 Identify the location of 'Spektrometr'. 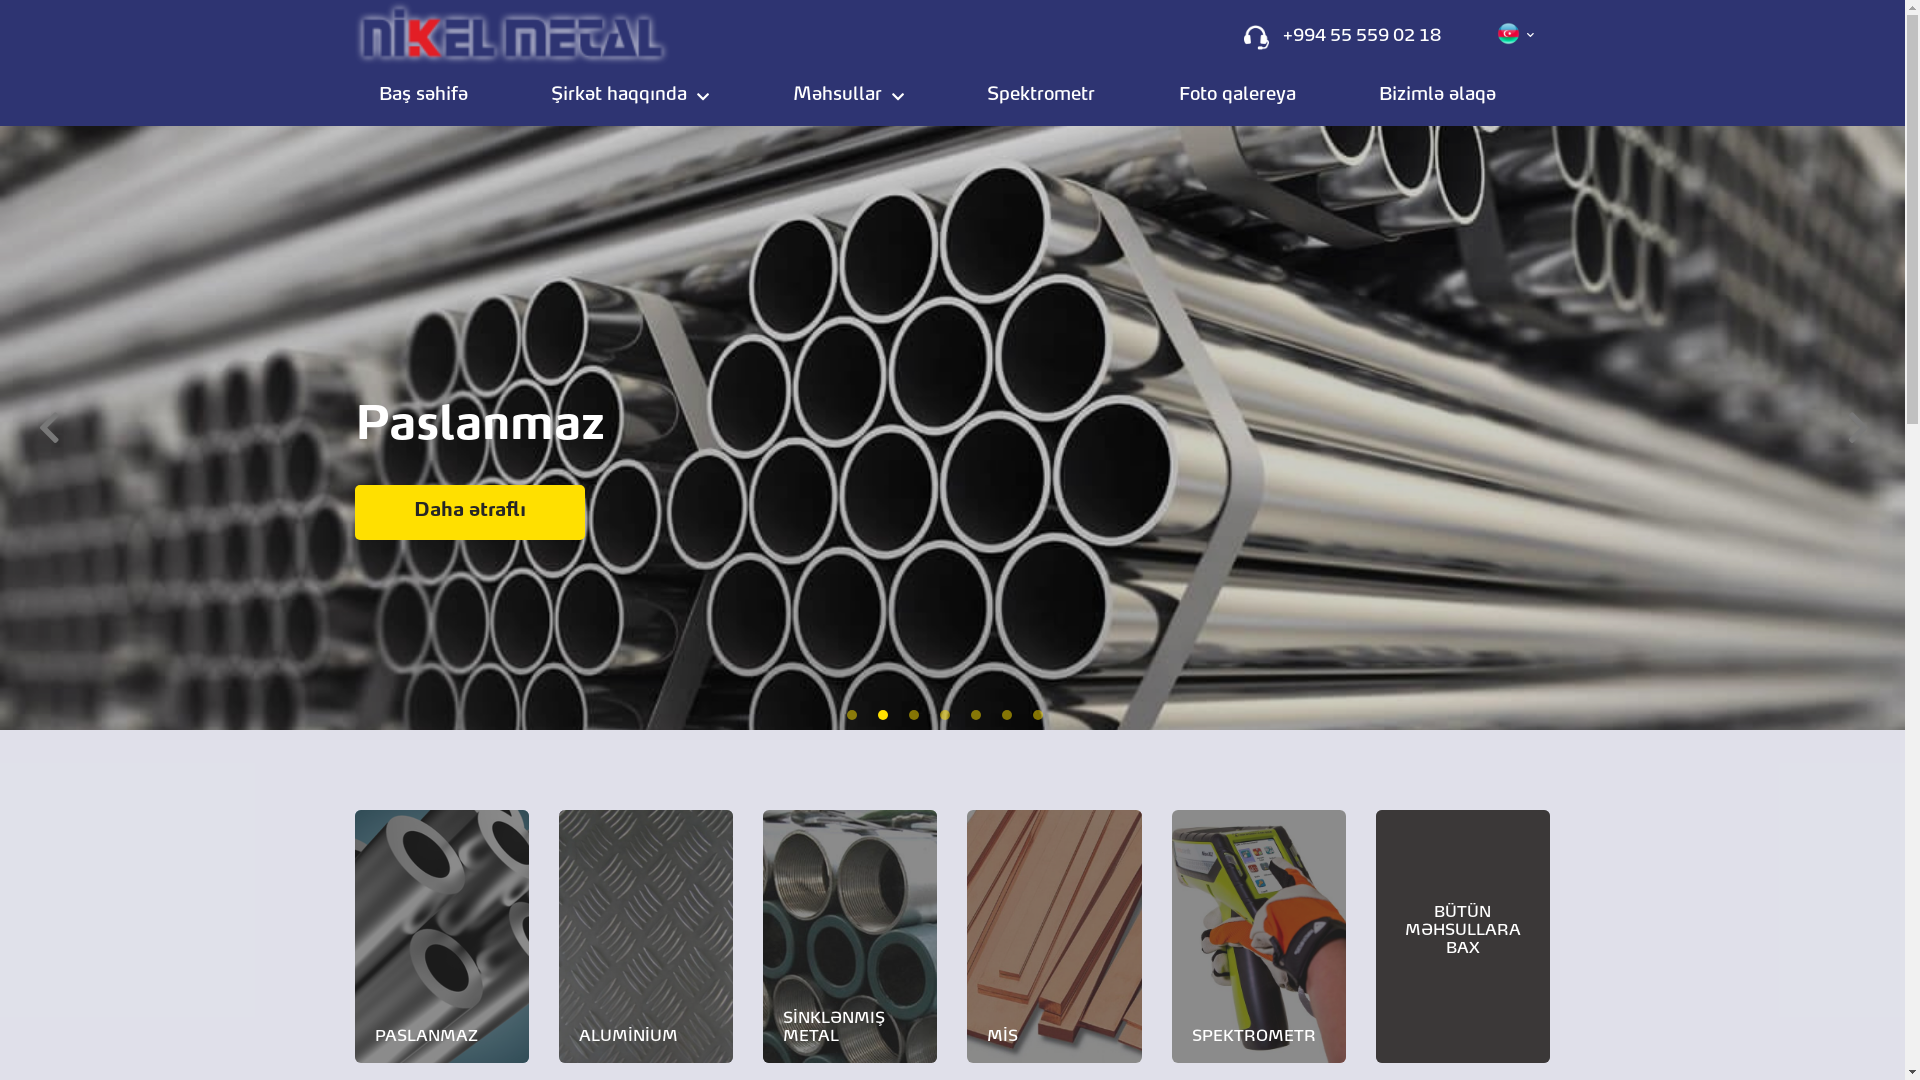
(1040, 95).